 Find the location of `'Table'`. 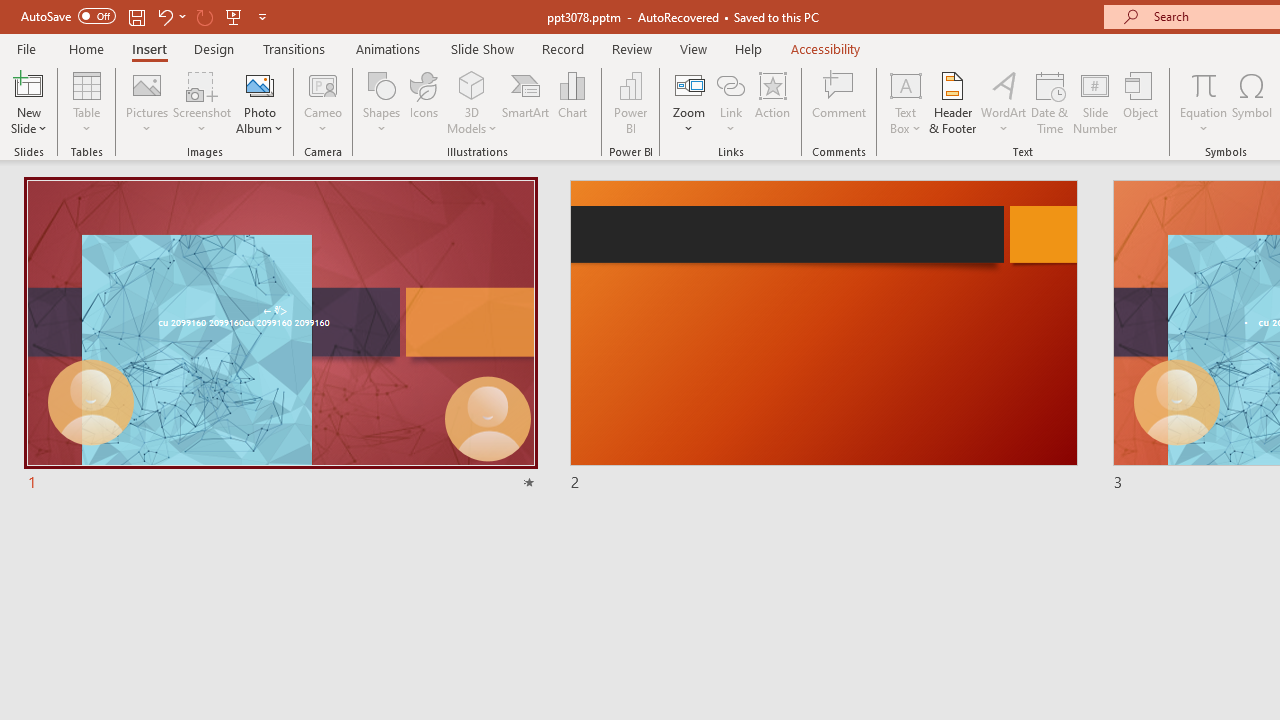

'Table' is located at coordinates (86, 103).